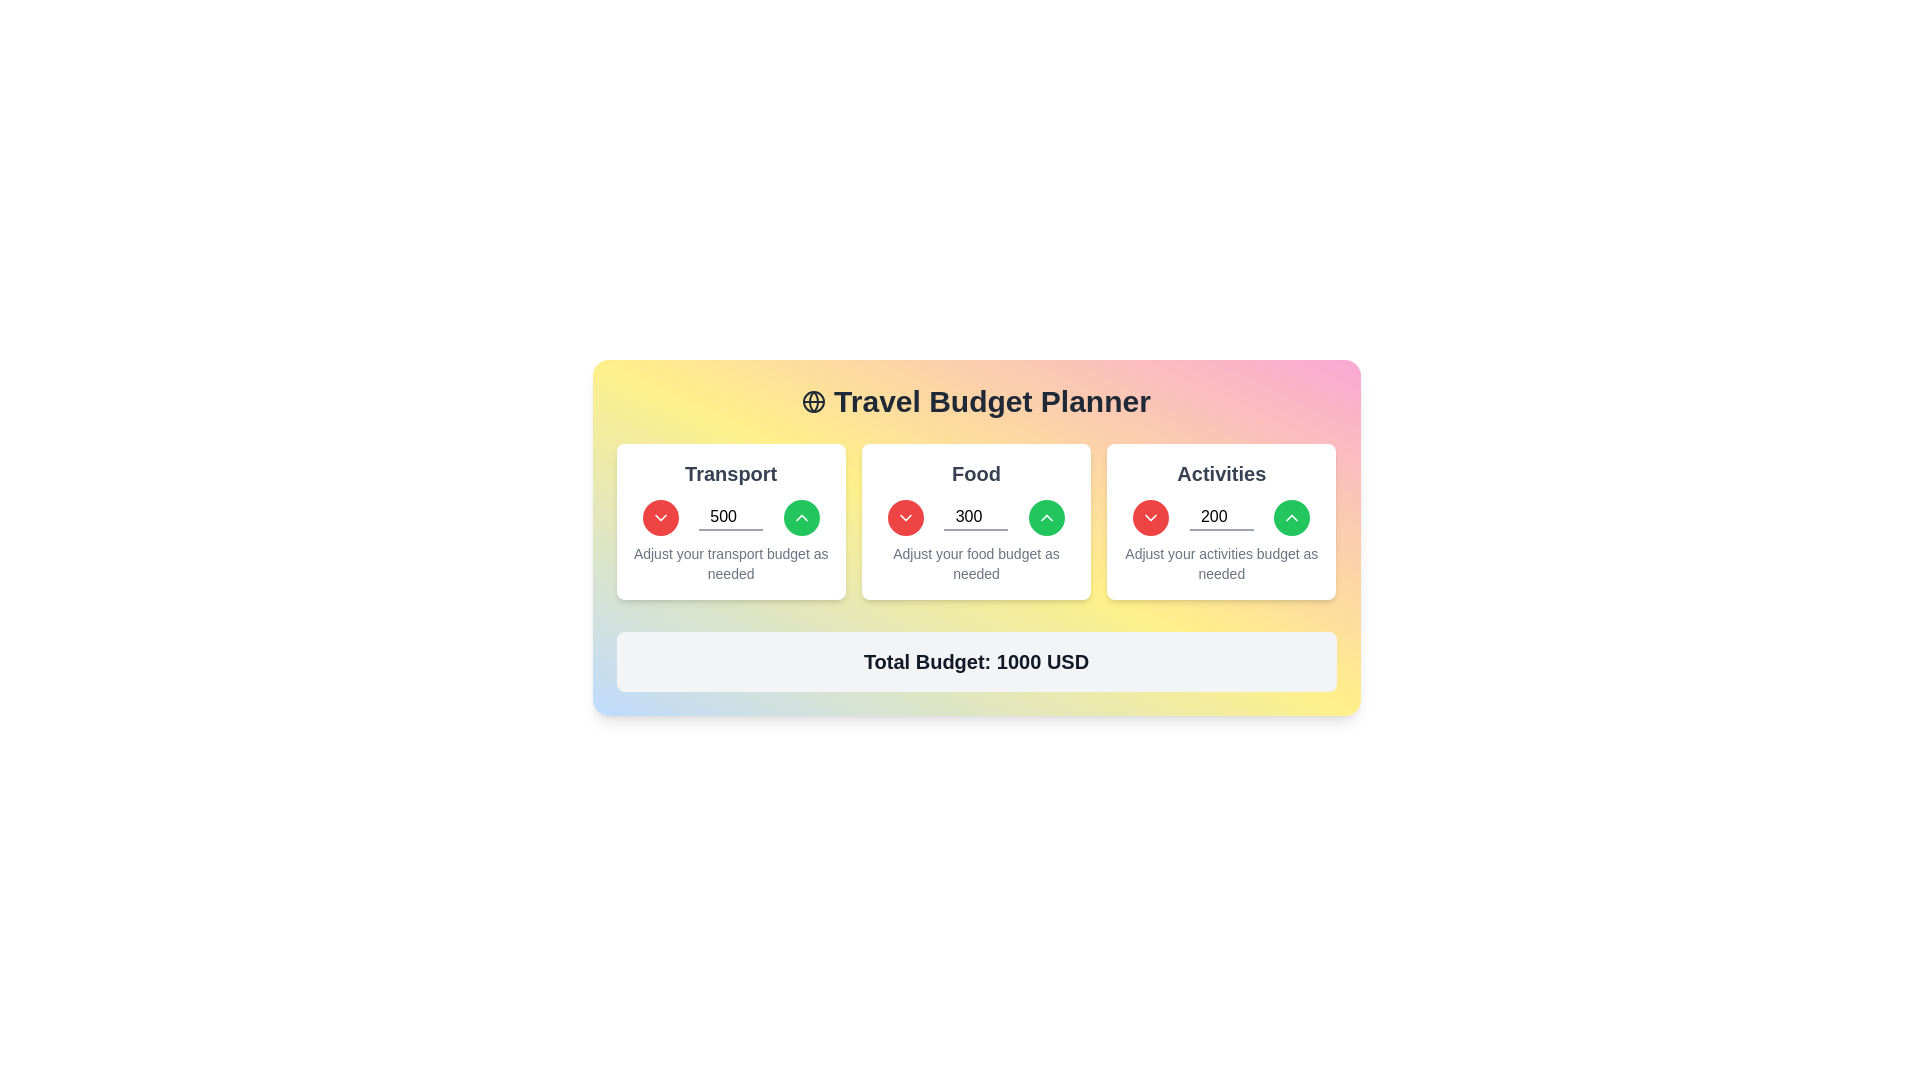  I want to click on the number input group for the 'Food' budget, so click(976, 520).